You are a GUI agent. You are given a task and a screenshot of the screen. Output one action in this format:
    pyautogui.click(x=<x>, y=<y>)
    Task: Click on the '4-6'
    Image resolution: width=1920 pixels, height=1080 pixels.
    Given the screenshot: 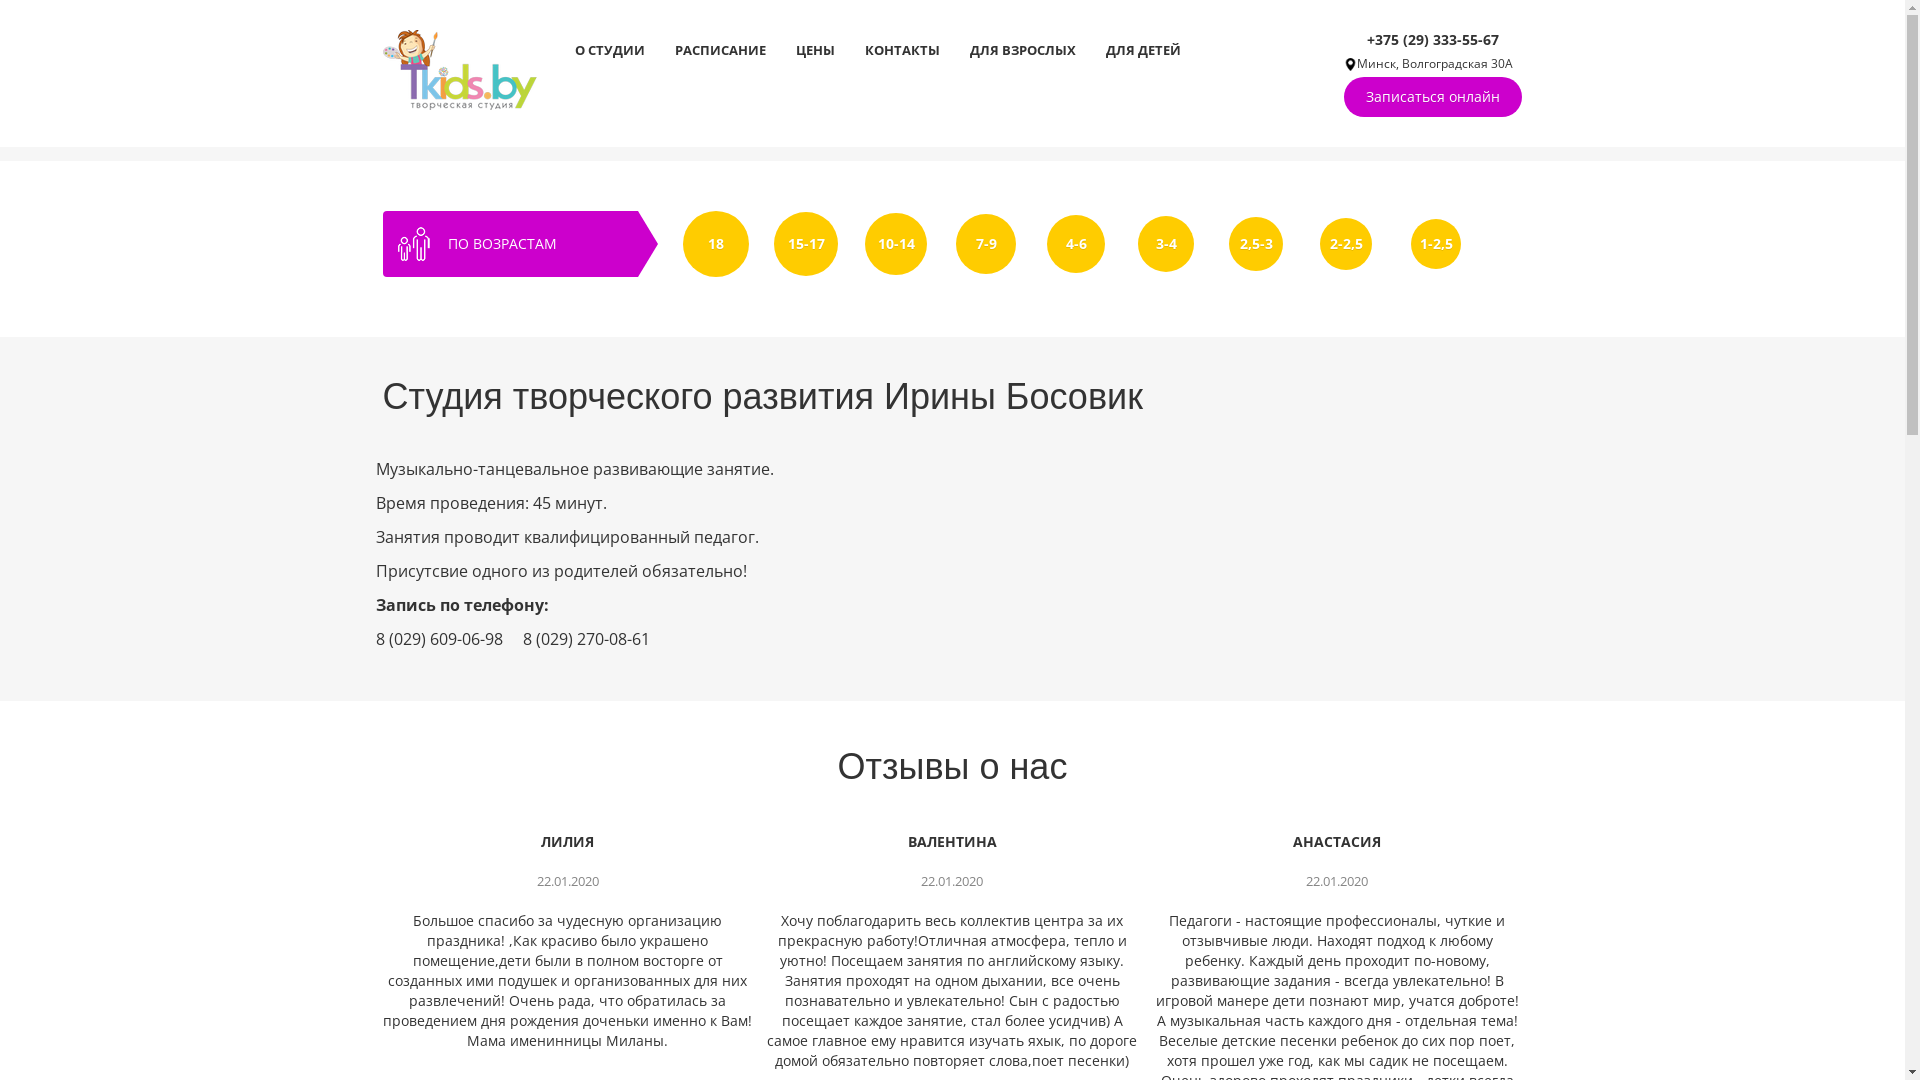 What is the action you would take?
    pyautogui.click(x=1074, y=242)
    